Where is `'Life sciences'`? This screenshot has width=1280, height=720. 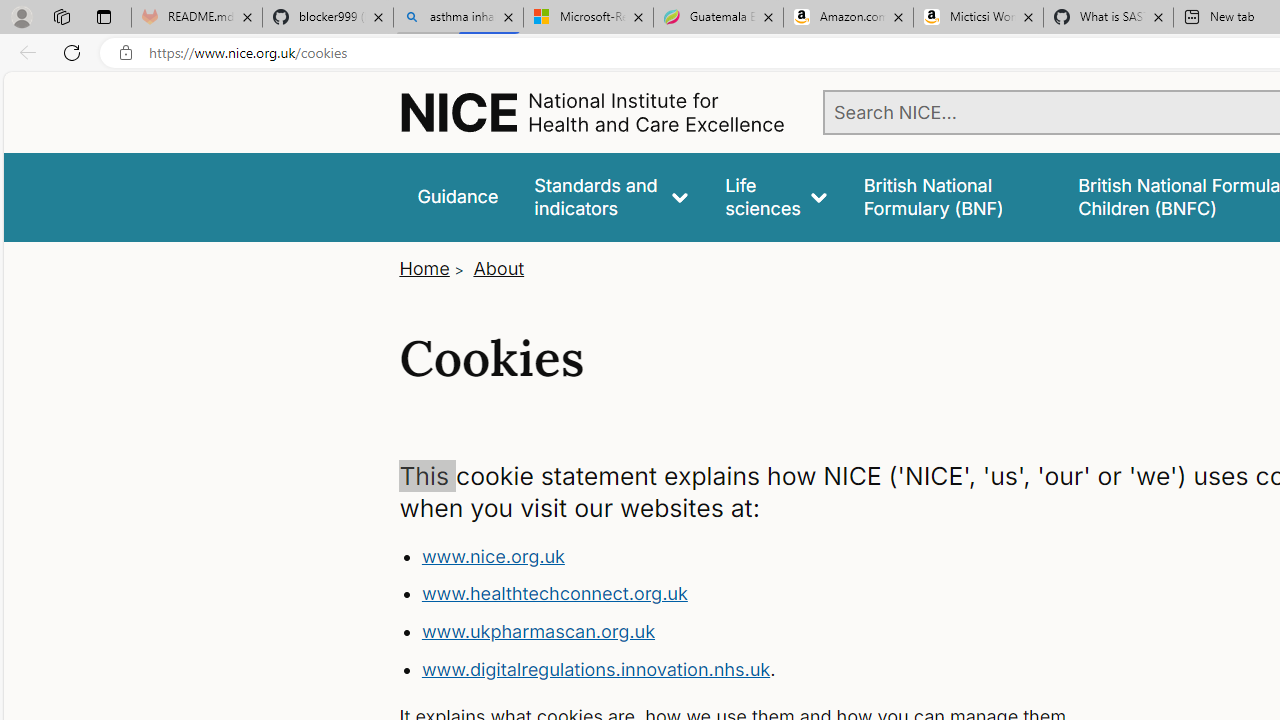
'Life sciences' is located at coordinates (775, 197).